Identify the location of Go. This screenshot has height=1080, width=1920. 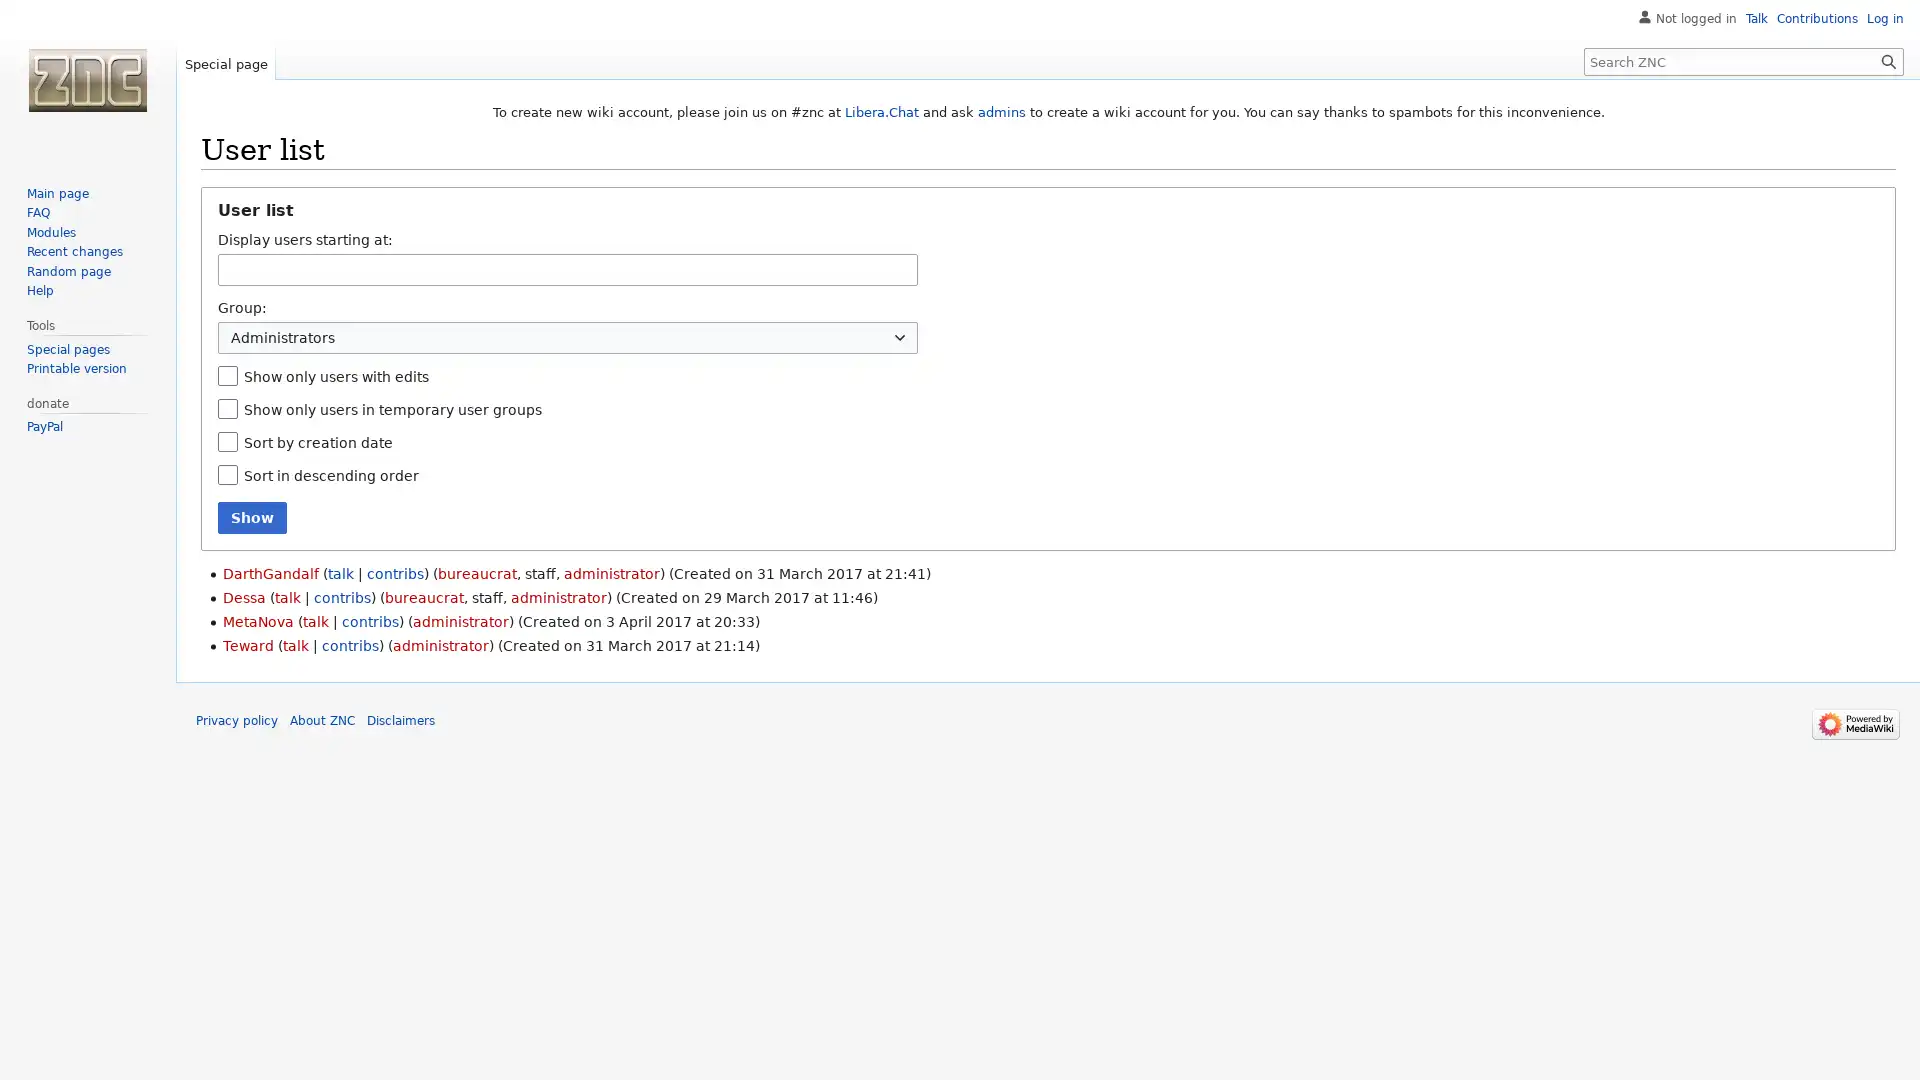
(1888, 60).